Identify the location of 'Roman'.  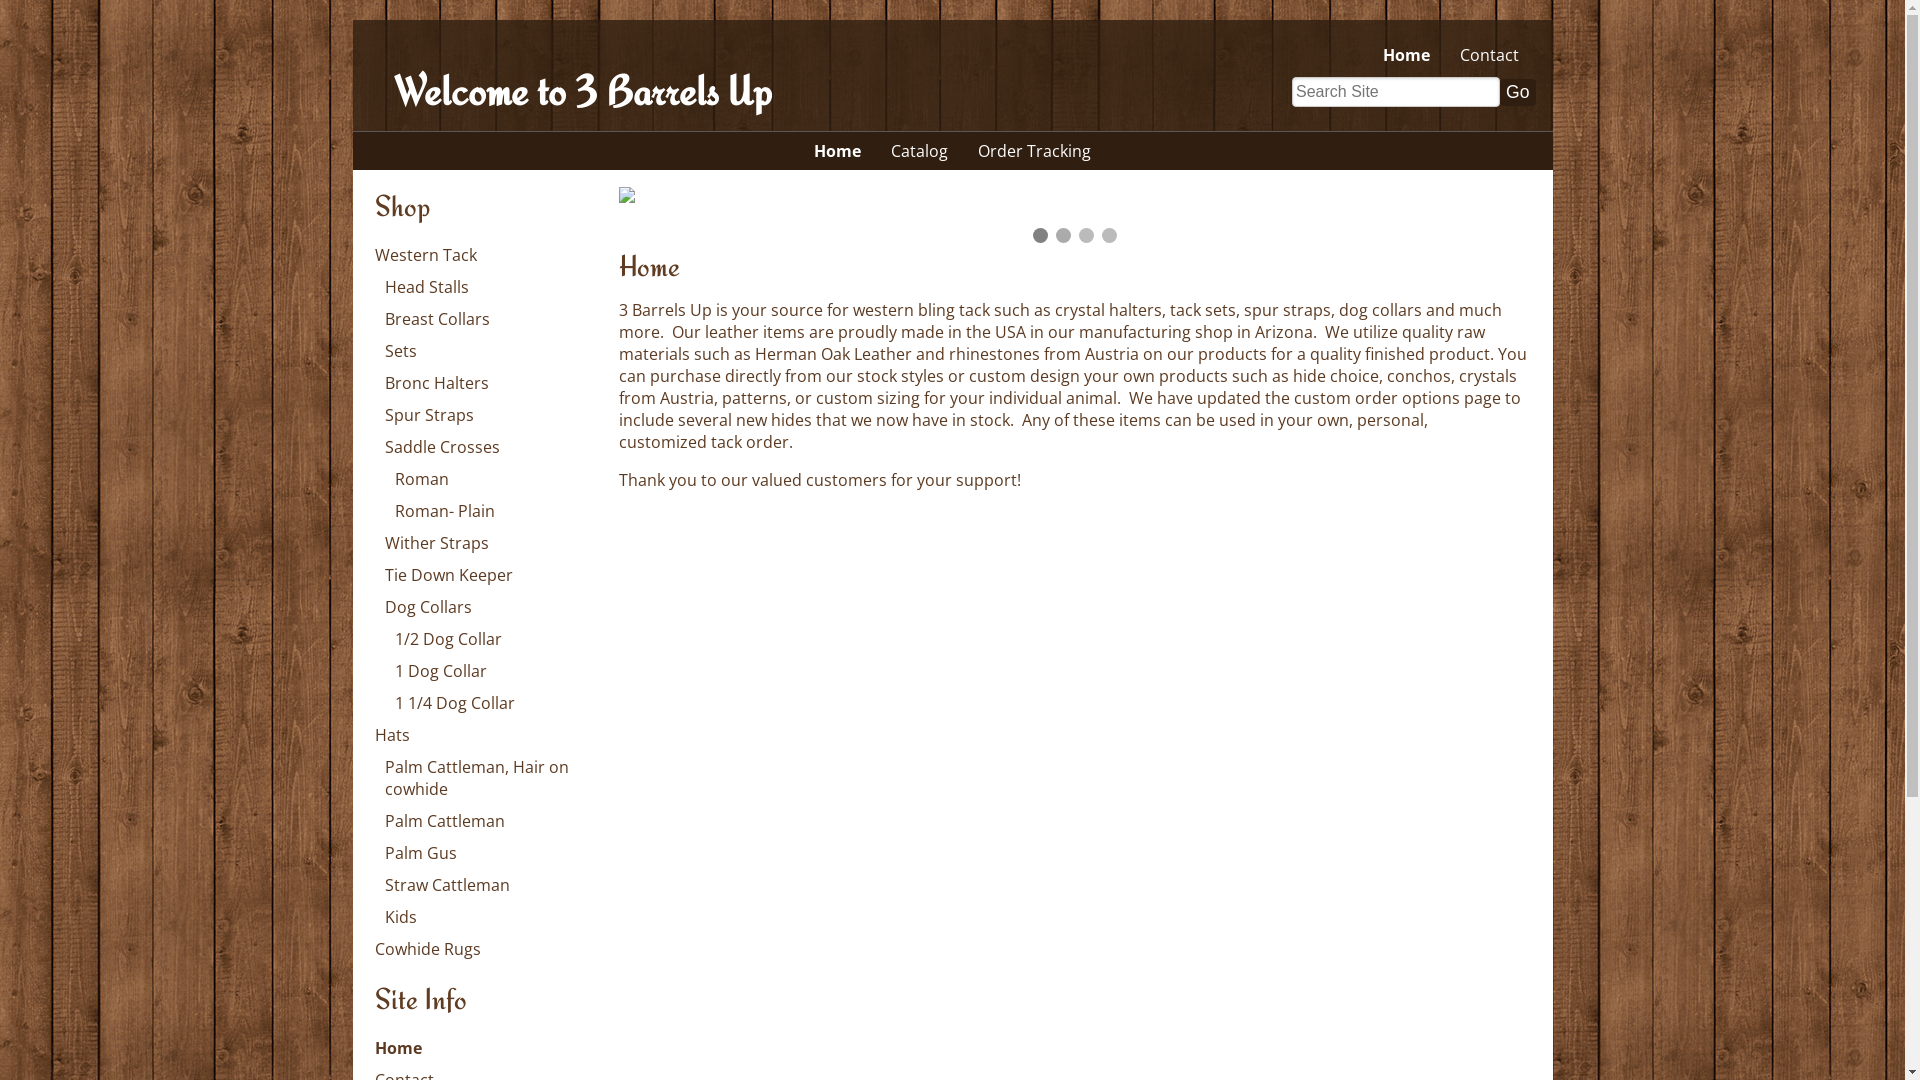
(393, 478).